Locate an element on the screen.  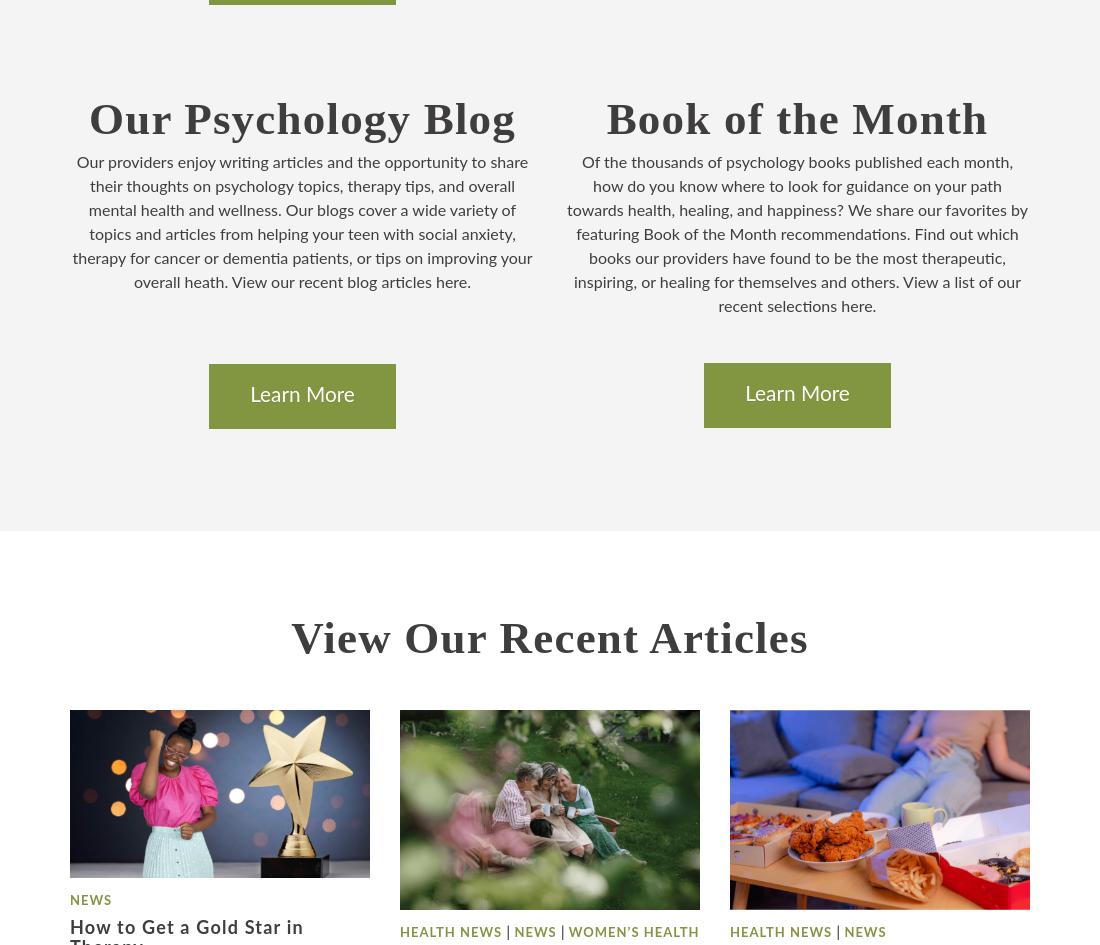
'Women’s Health' is located at coordinates (633, 931).